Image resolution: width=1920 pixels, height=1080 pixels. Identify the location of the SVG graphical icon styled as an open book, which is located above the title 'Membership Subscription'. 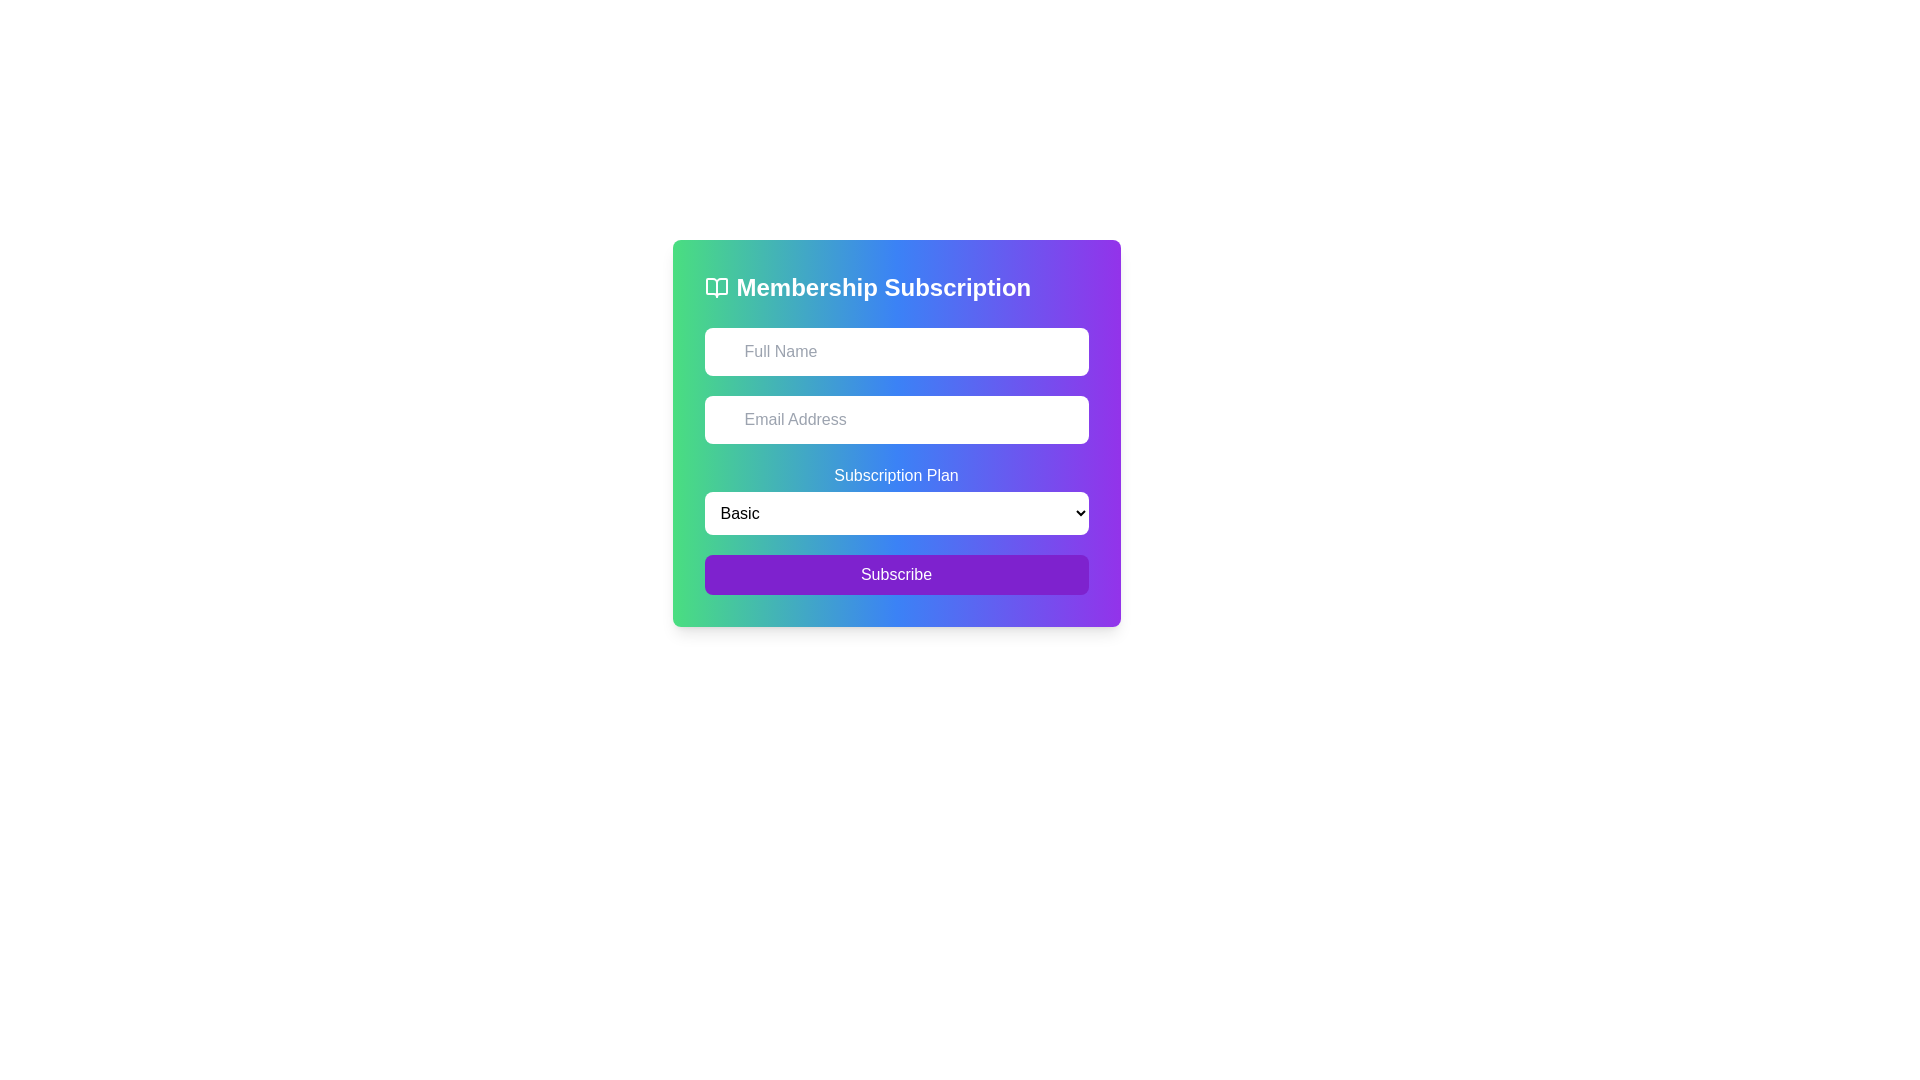
(716, 288).